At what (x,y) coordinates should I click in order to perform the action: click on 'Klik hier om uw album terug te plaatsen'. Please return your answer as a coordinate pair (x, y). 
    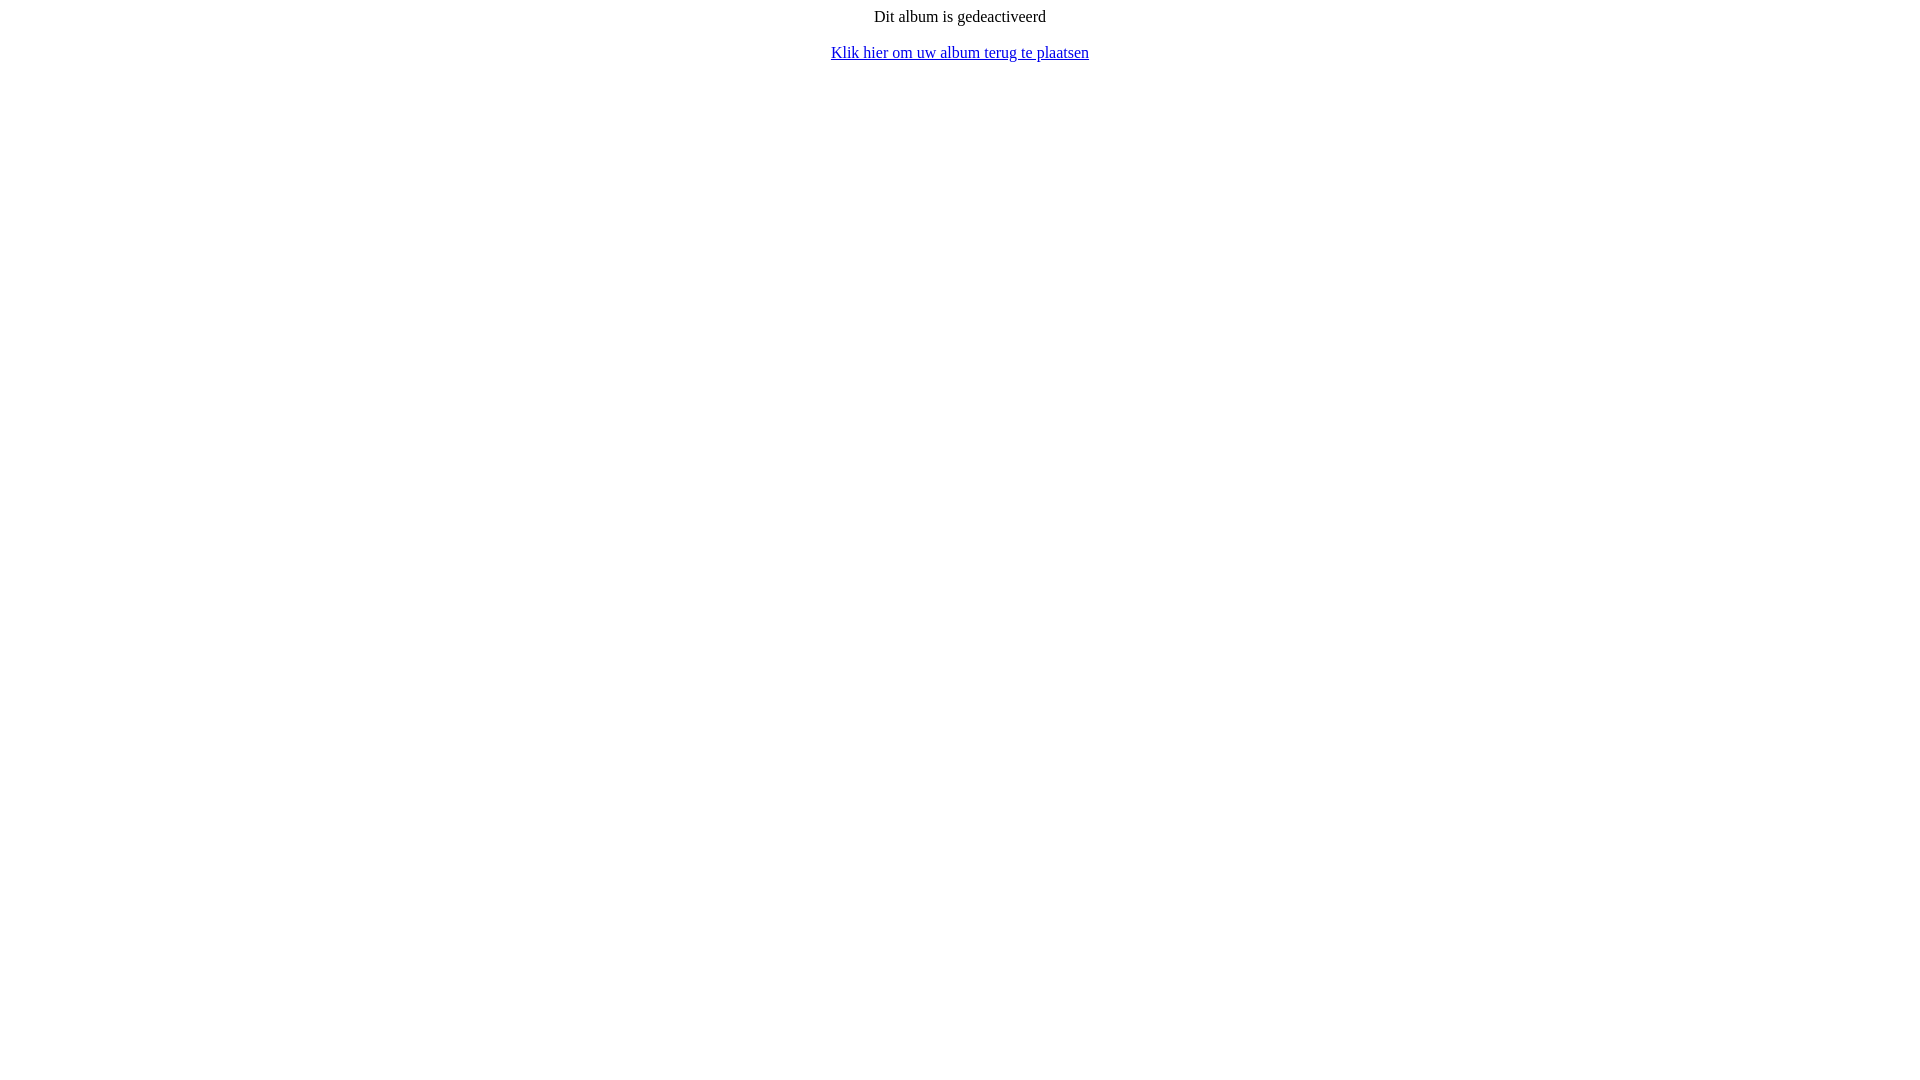
    Looking at the image, I should click on (960, 51).